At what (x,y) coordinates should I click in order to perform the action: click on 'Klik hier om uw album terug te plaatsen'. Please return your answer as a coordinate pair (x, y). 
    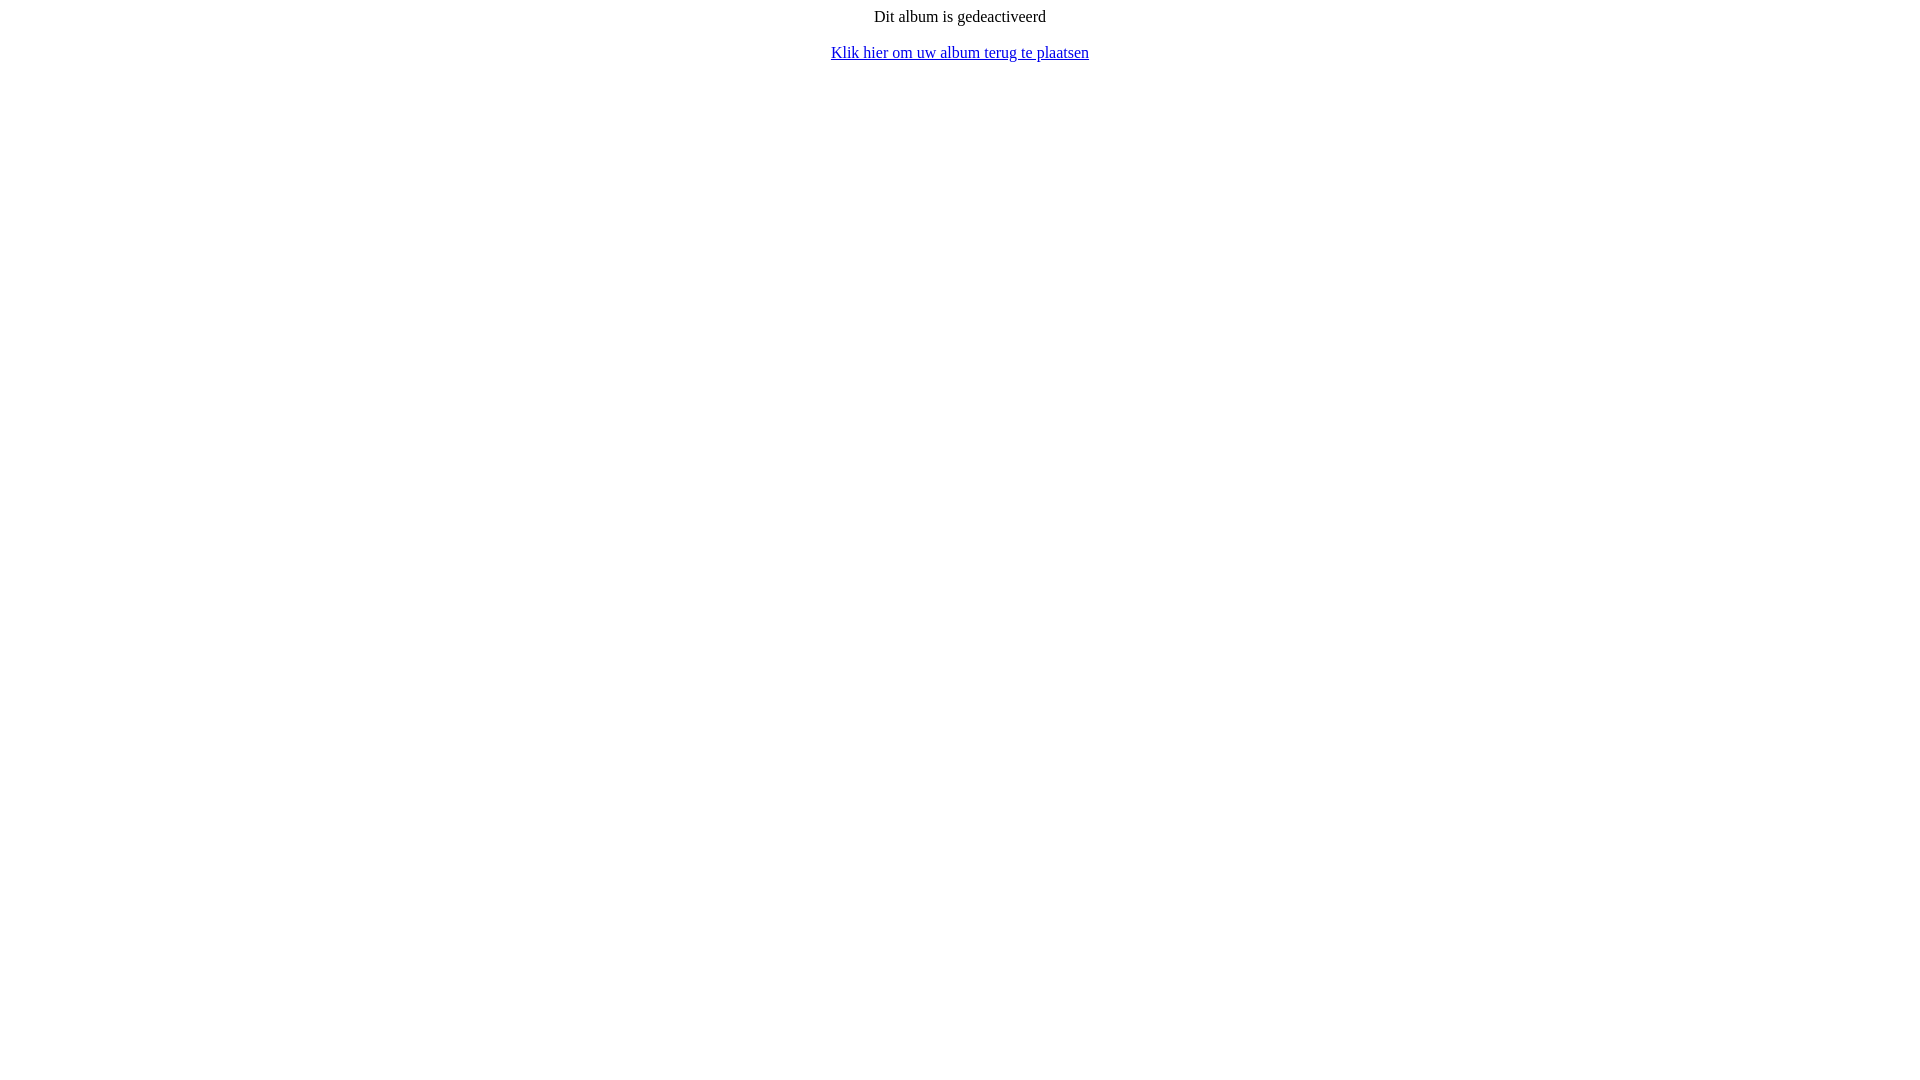
    Looking at the image, I should click on (960, 51).